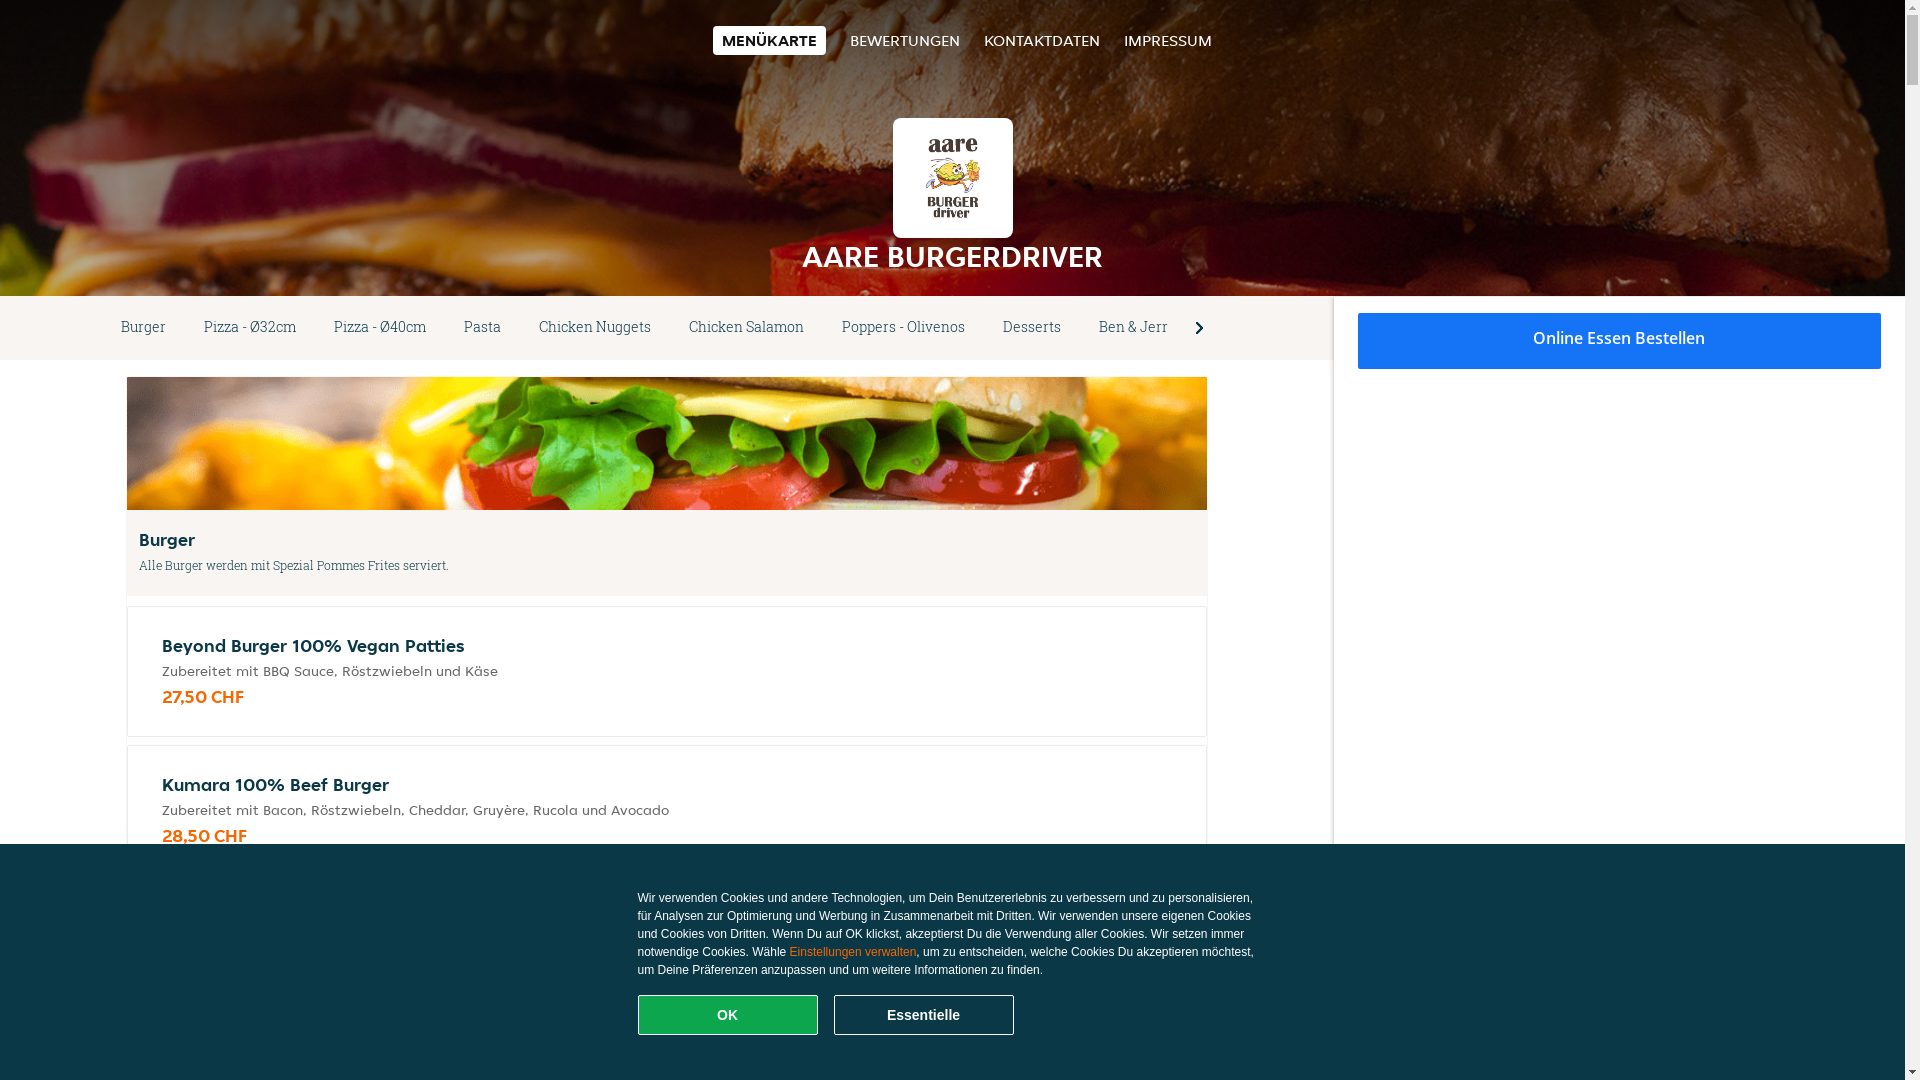  What do you see at coordinates (482, 326) in the screenshot?
I see `'Pasta'` at bounding box center [482, 326].